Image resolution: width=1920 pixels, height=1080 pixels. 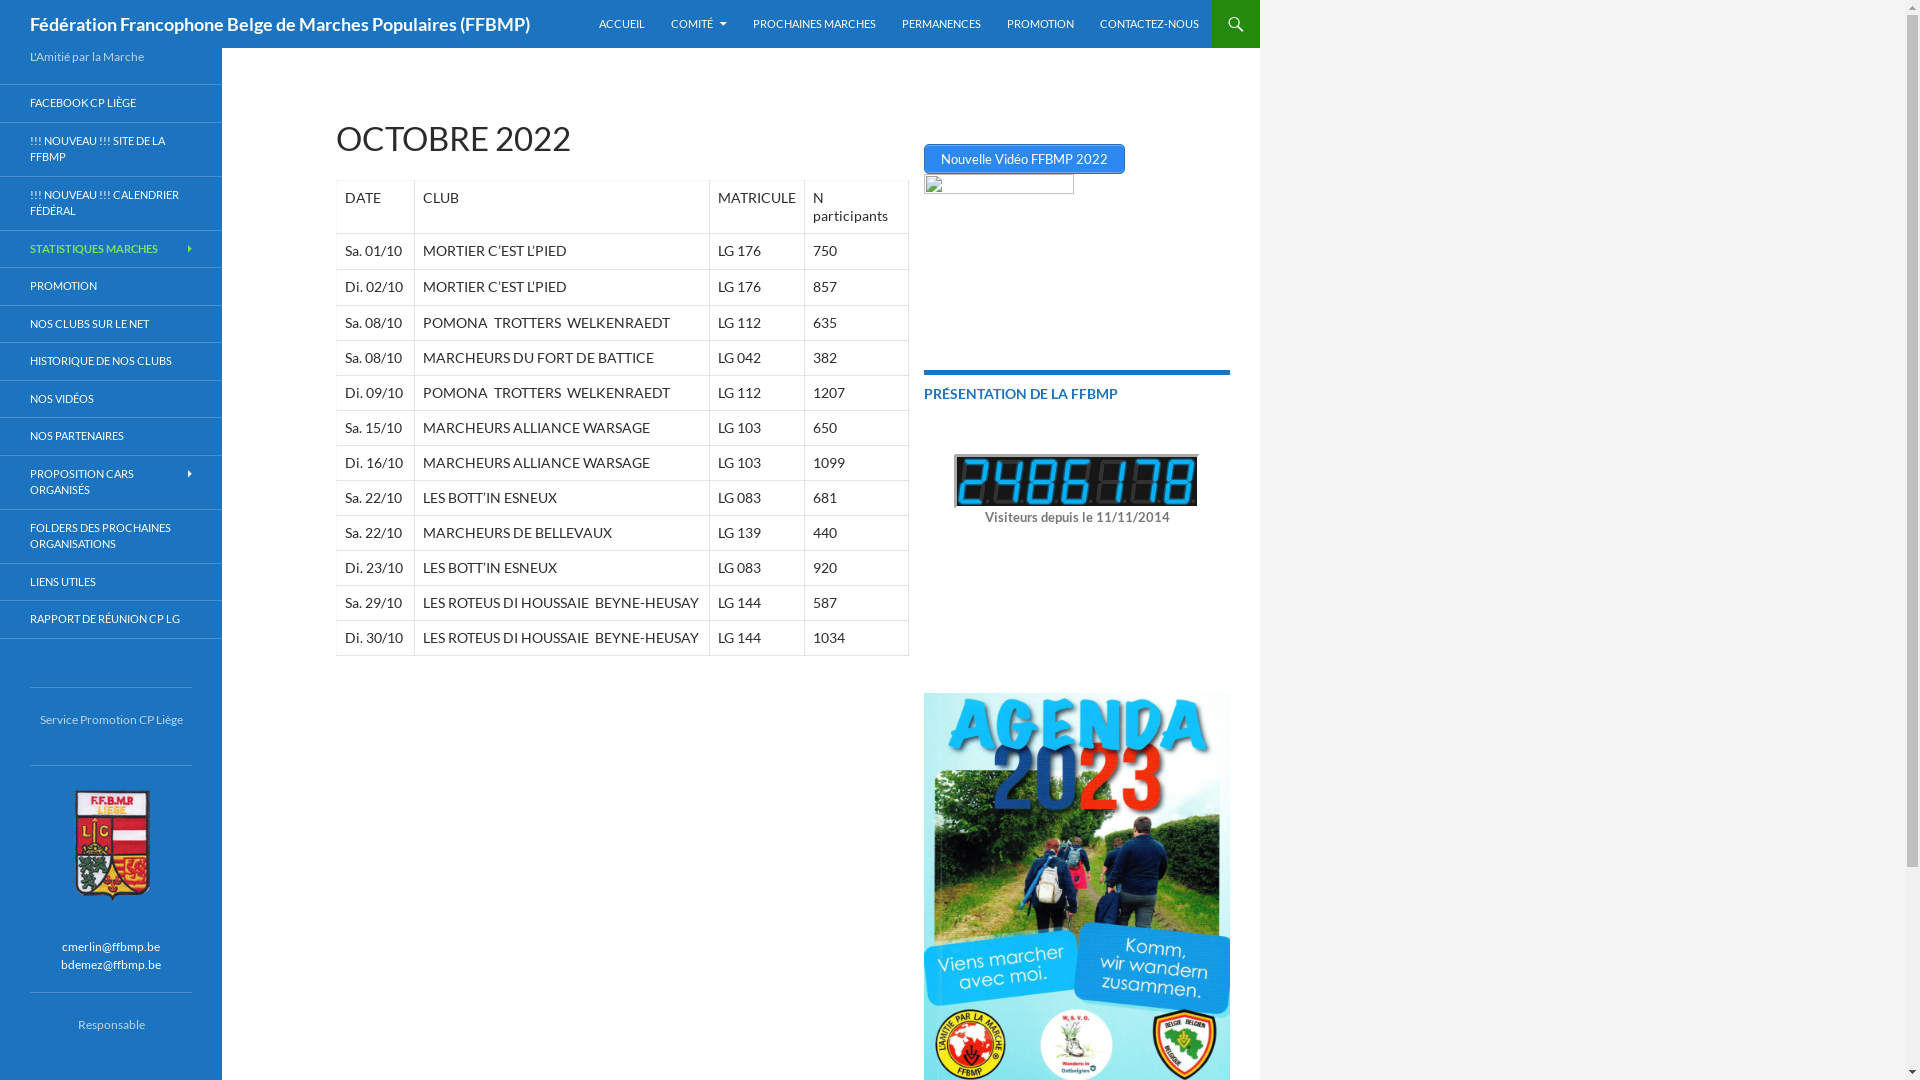 What do you see at coordinates (109, 945) in the screenshot?
I see `'cmerlin@ffbmp.be'` at bounding box center [109, 945].